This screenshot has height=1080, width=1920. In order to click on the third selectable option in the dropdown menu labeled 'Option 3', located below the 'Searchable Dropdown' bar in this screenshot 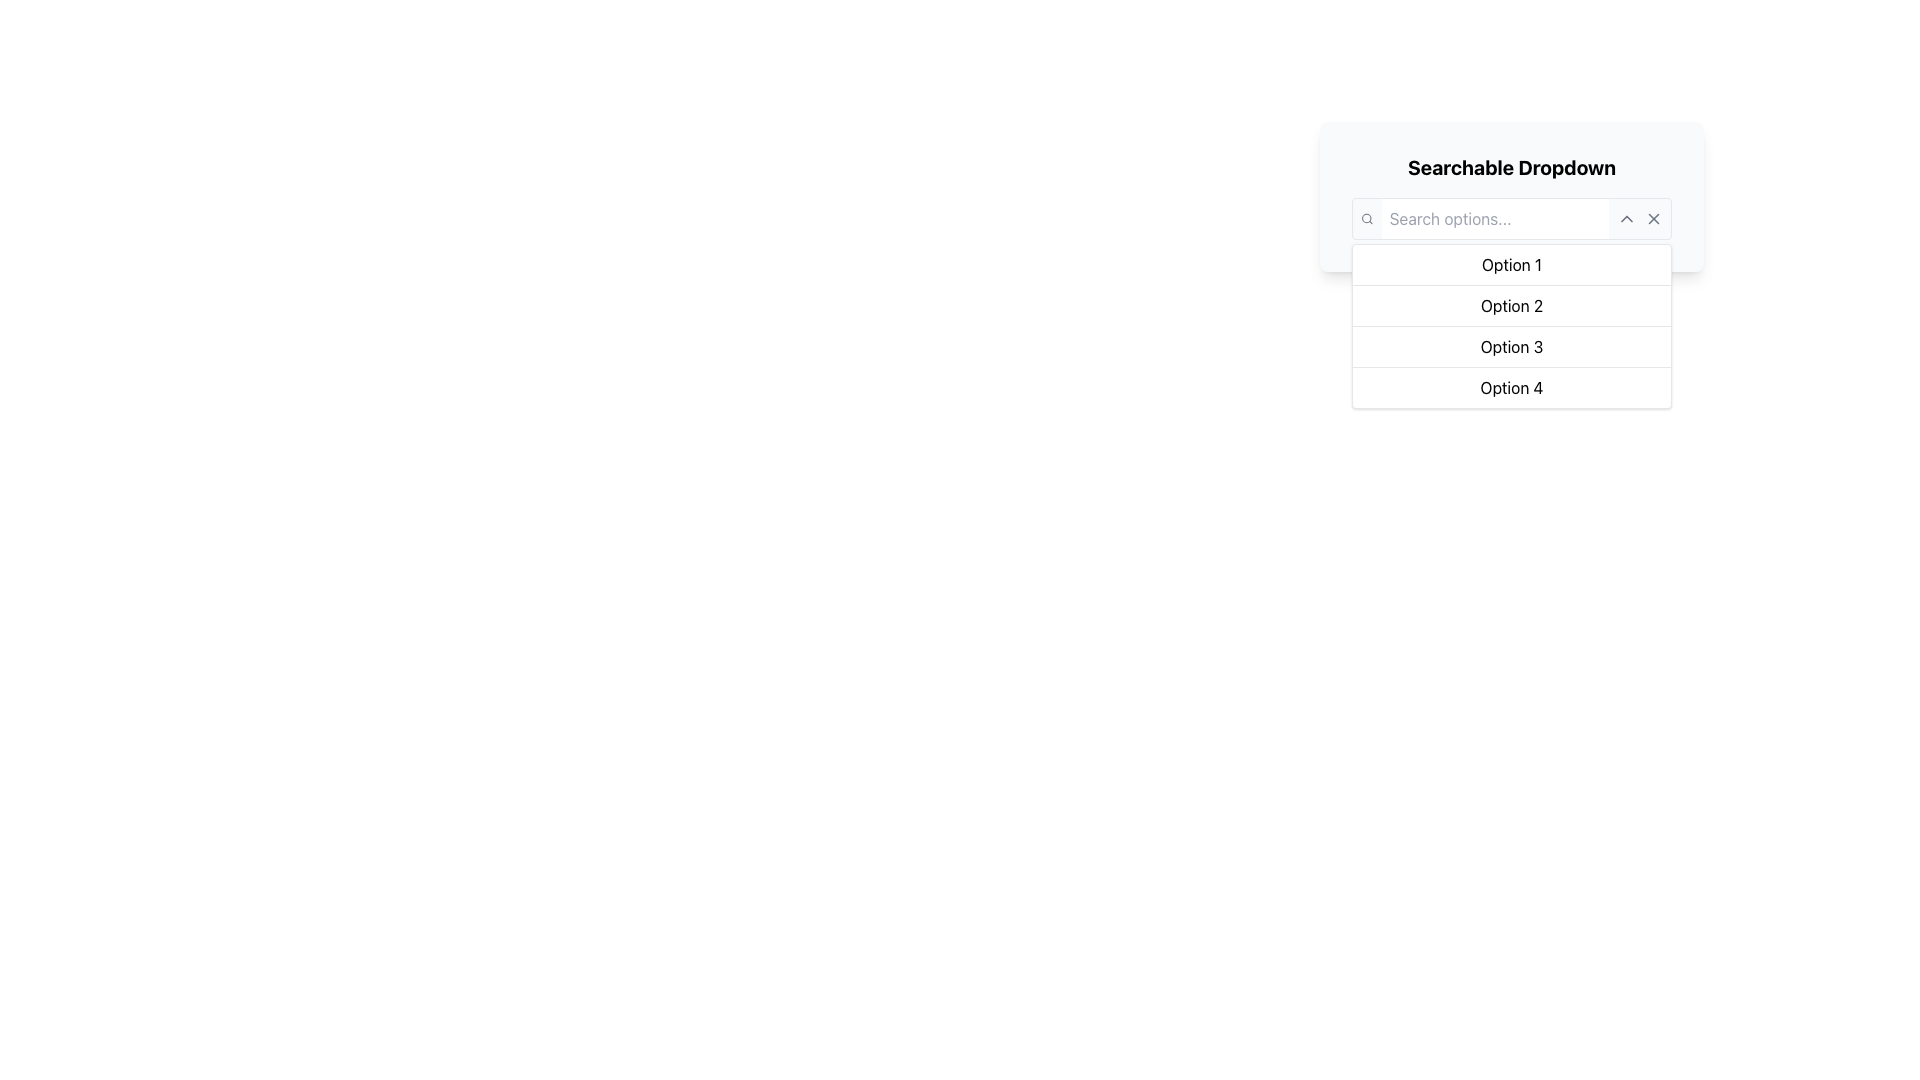, I will do `click(1512, 325)`.